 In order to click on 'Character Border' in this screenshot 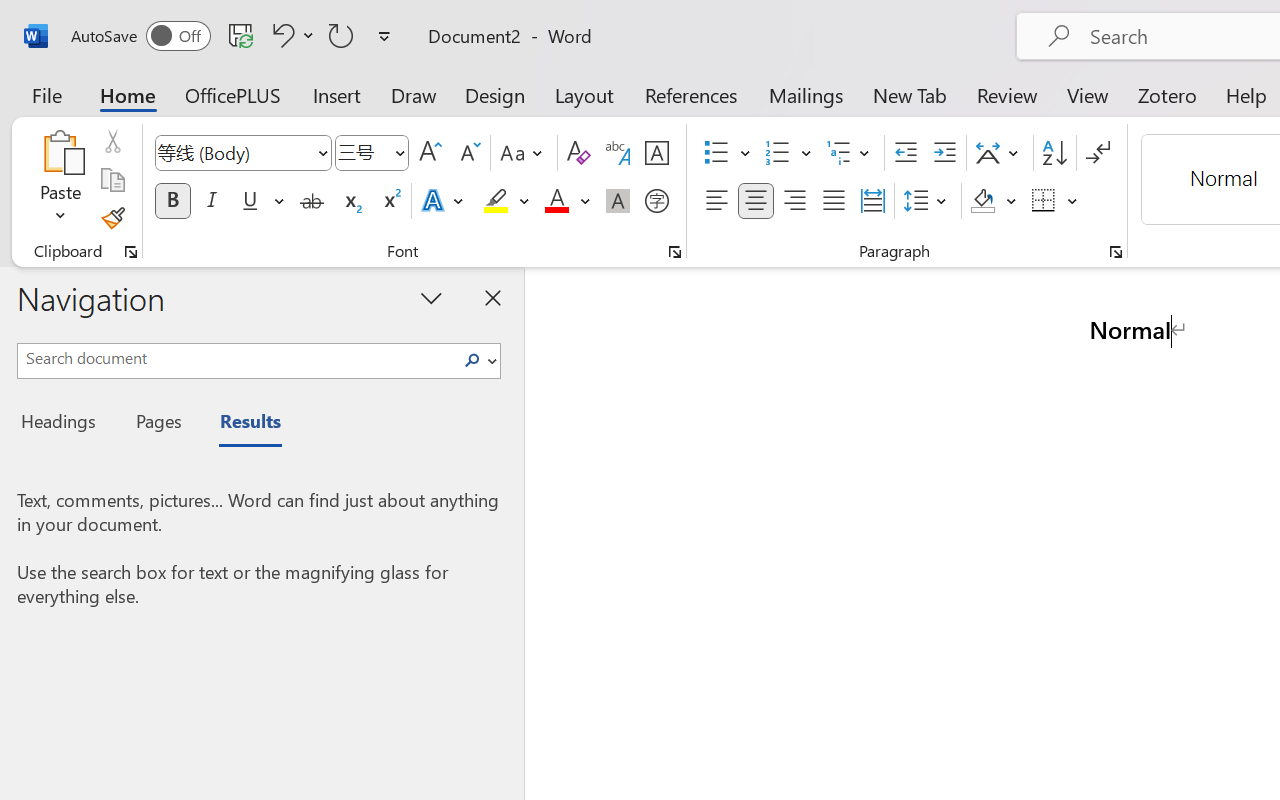, I will do `click(656, 153)`.